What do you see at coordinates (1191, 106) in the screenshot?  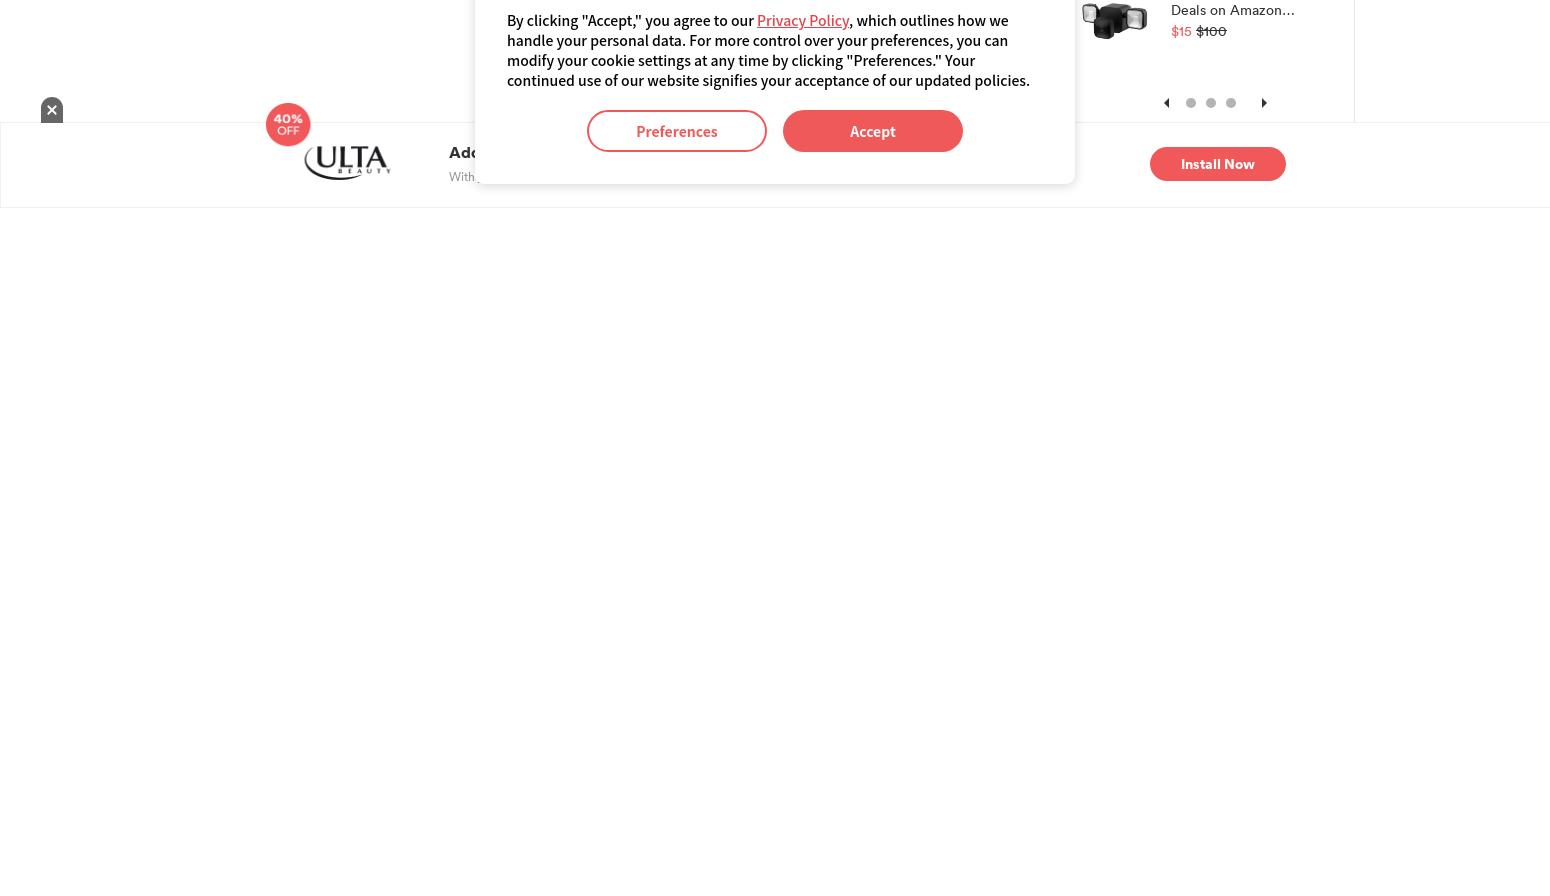 I see `'1'` at bounding box center [1191, 106].